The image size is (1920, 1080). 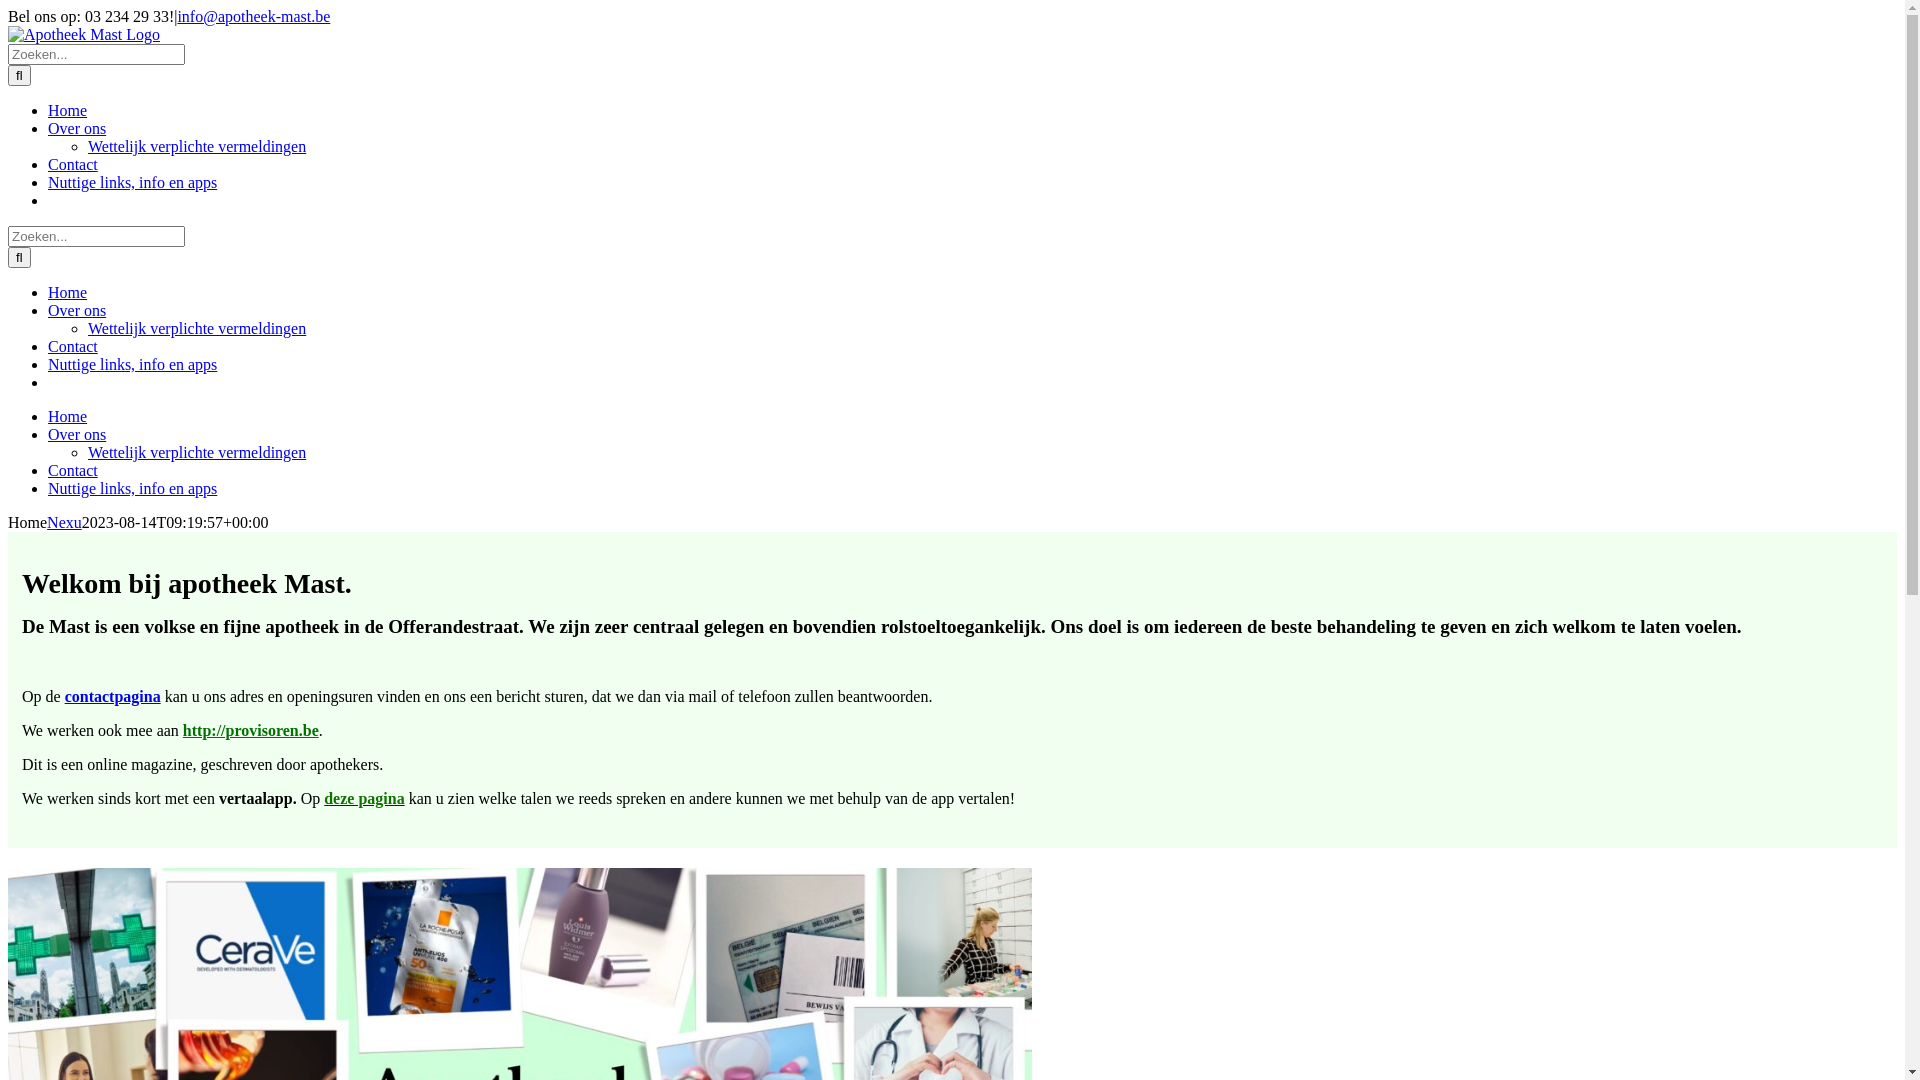 I want to click on 'Home', so click(x=48, y=415).